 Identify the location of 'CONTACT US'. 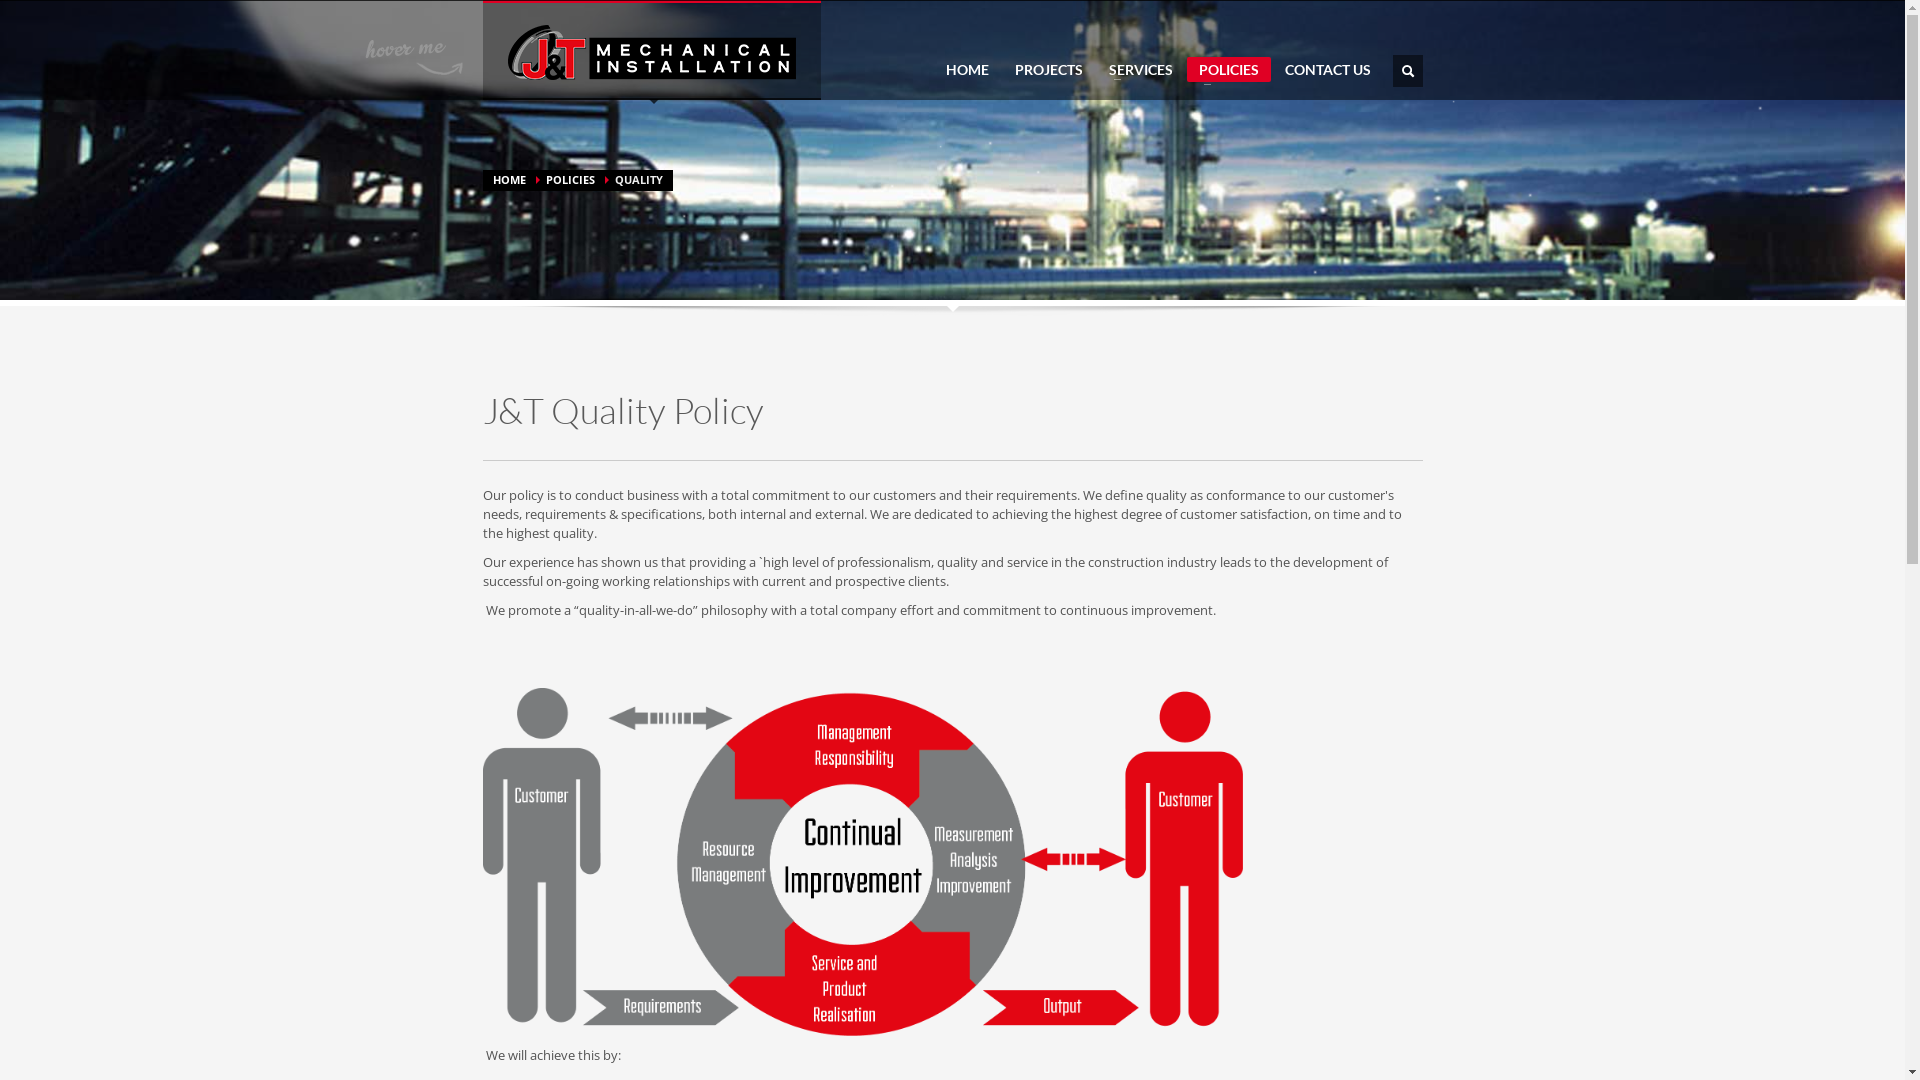
(1326, 68).